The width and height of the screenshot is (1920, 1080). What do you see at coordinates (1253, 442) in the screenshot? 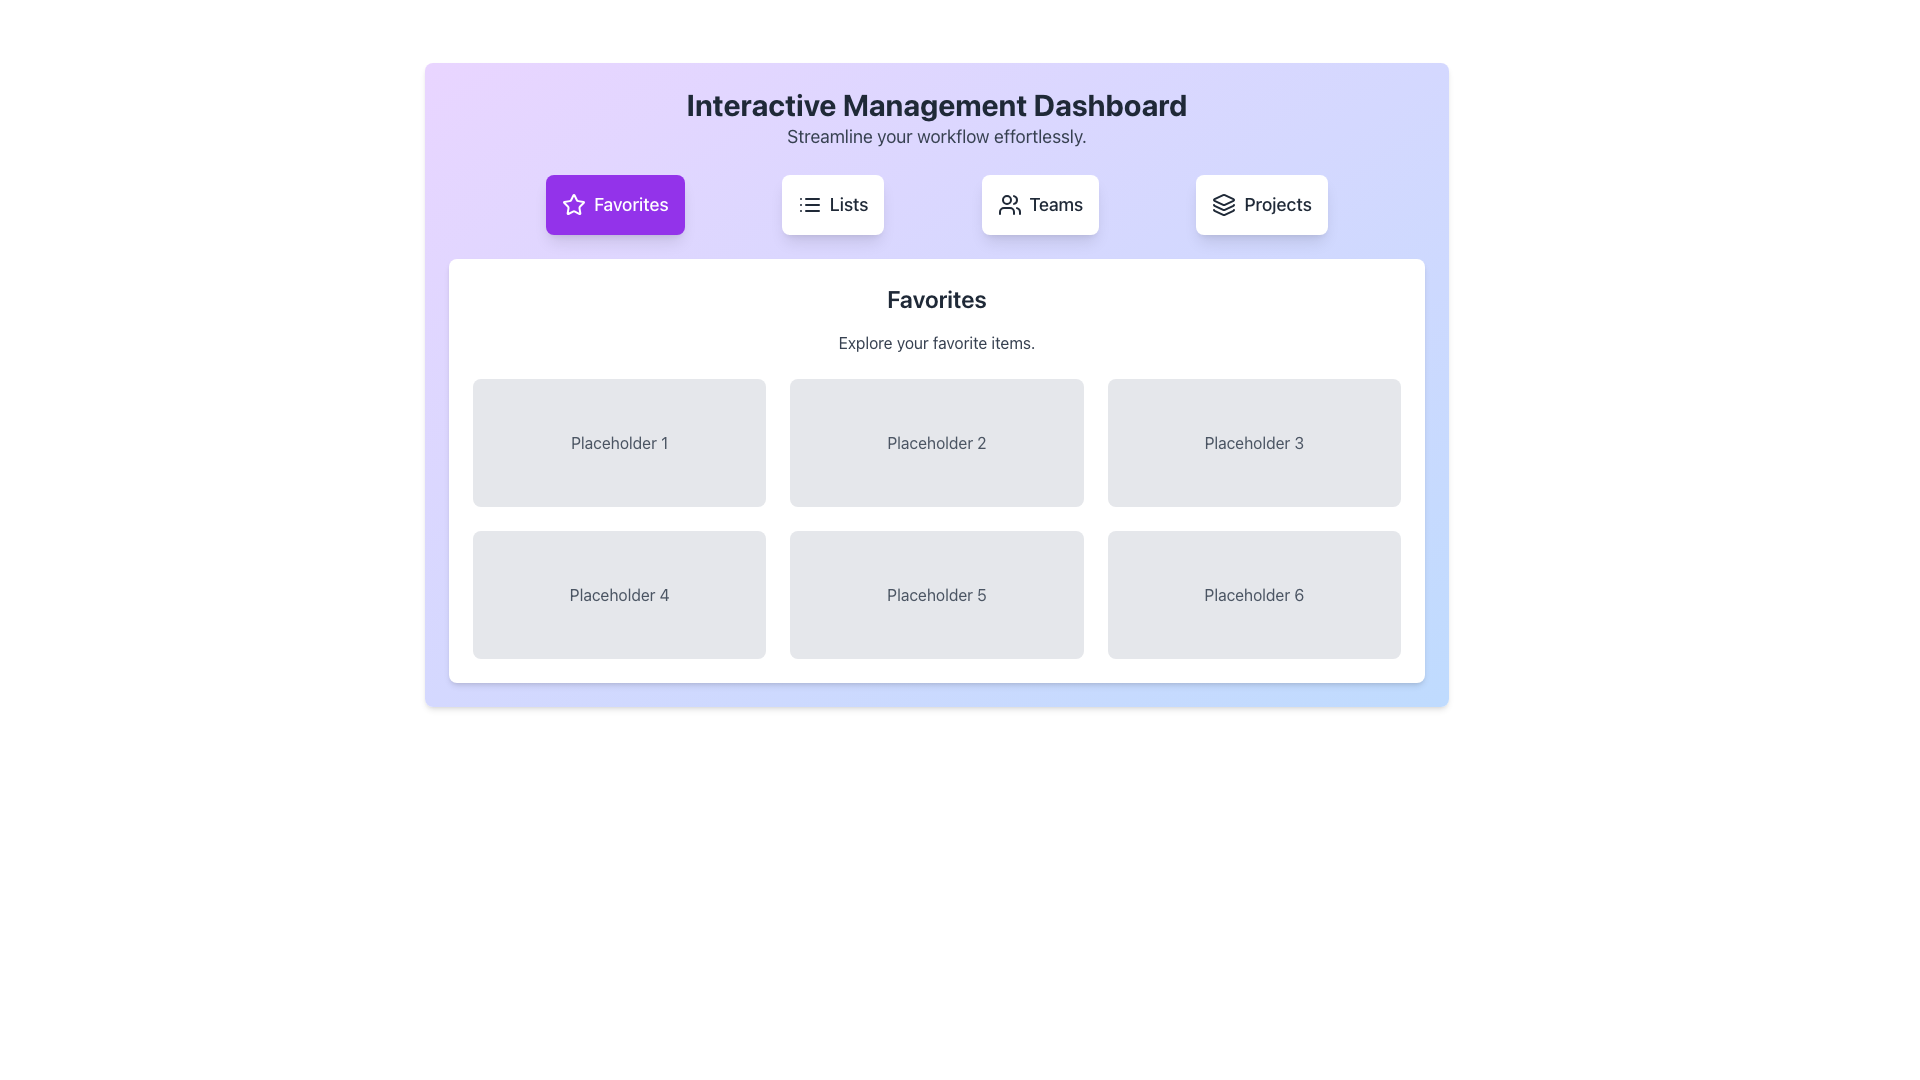
I see `the light gray rectangular placeholder labeled 'Placeholder 3', which is the third element in the first row of a grid layout` at bounding box center [1253, 442].